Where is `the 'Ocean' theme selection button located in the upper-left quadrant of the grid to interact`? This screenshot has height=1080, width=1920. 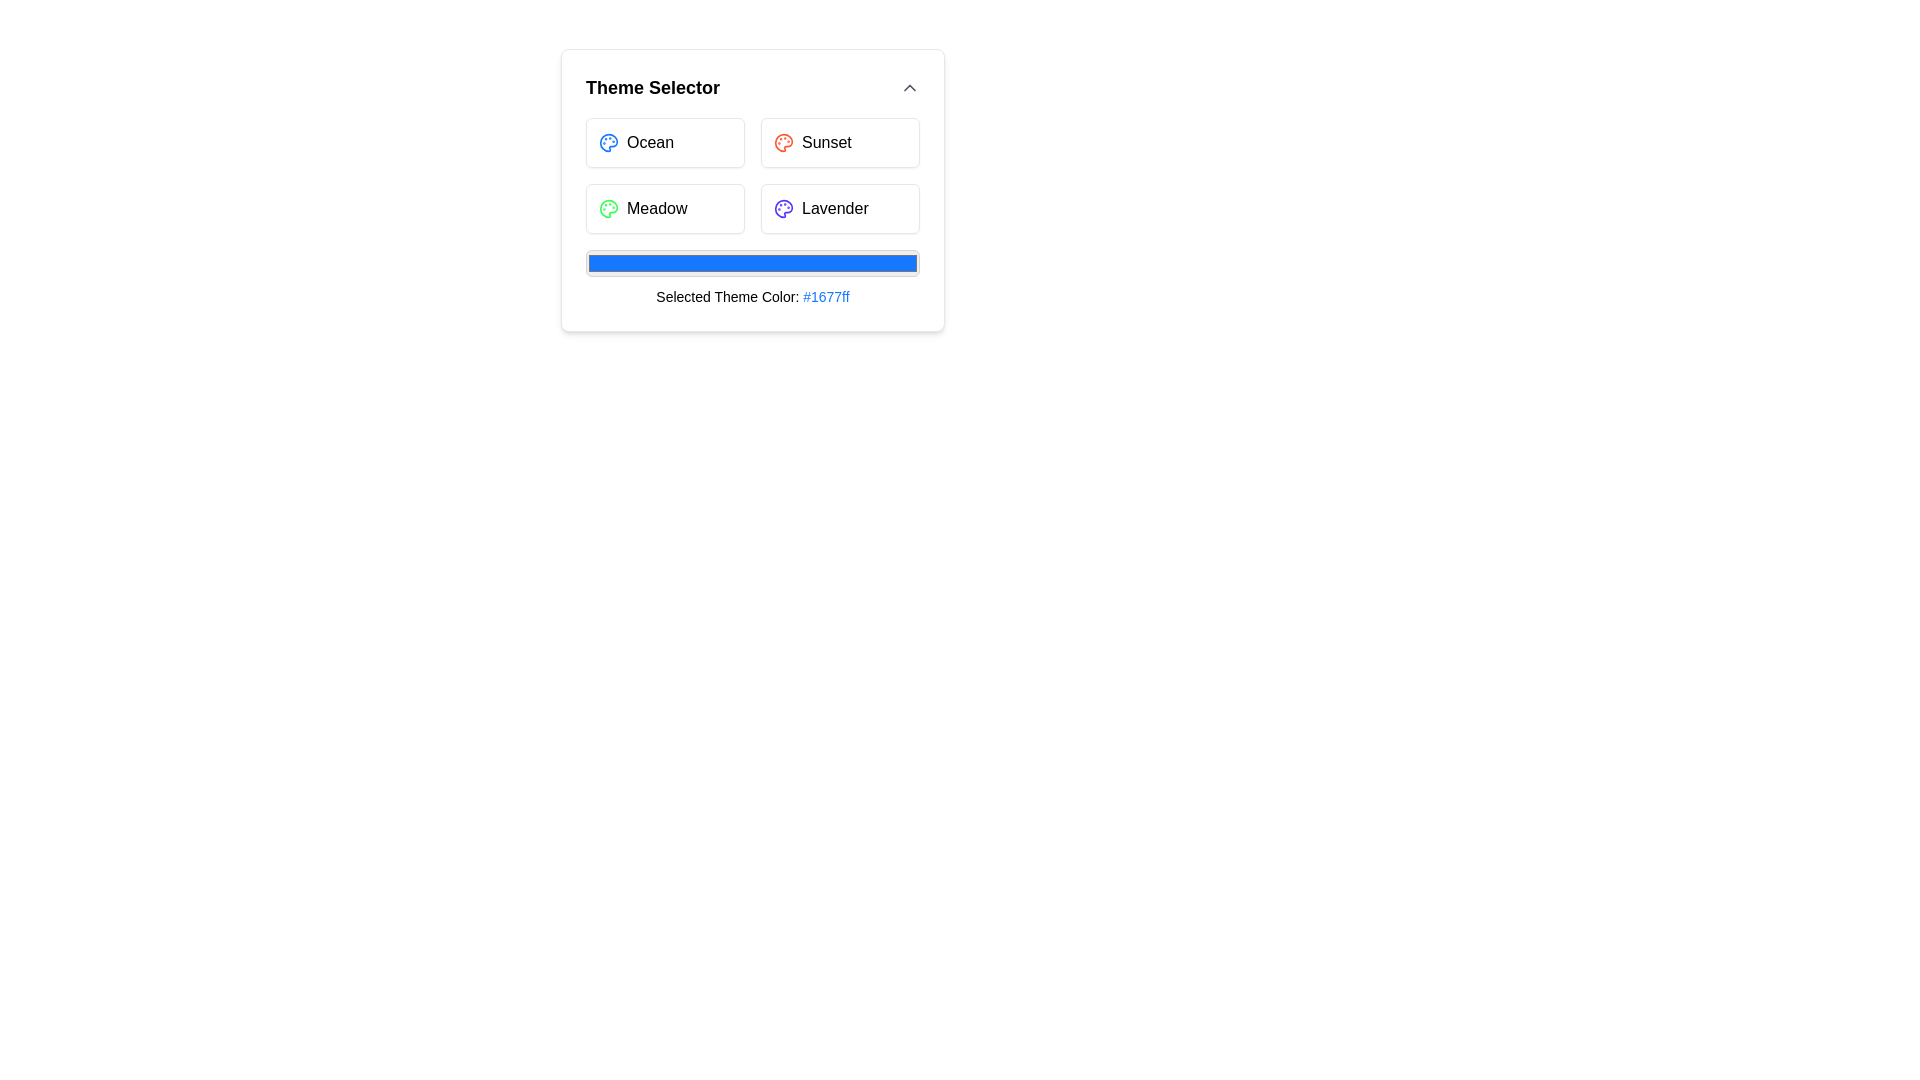
the 'Ocean' theme selection button located in the upper-left quadrant of the grid to interact is located at coordinates (665, 141).